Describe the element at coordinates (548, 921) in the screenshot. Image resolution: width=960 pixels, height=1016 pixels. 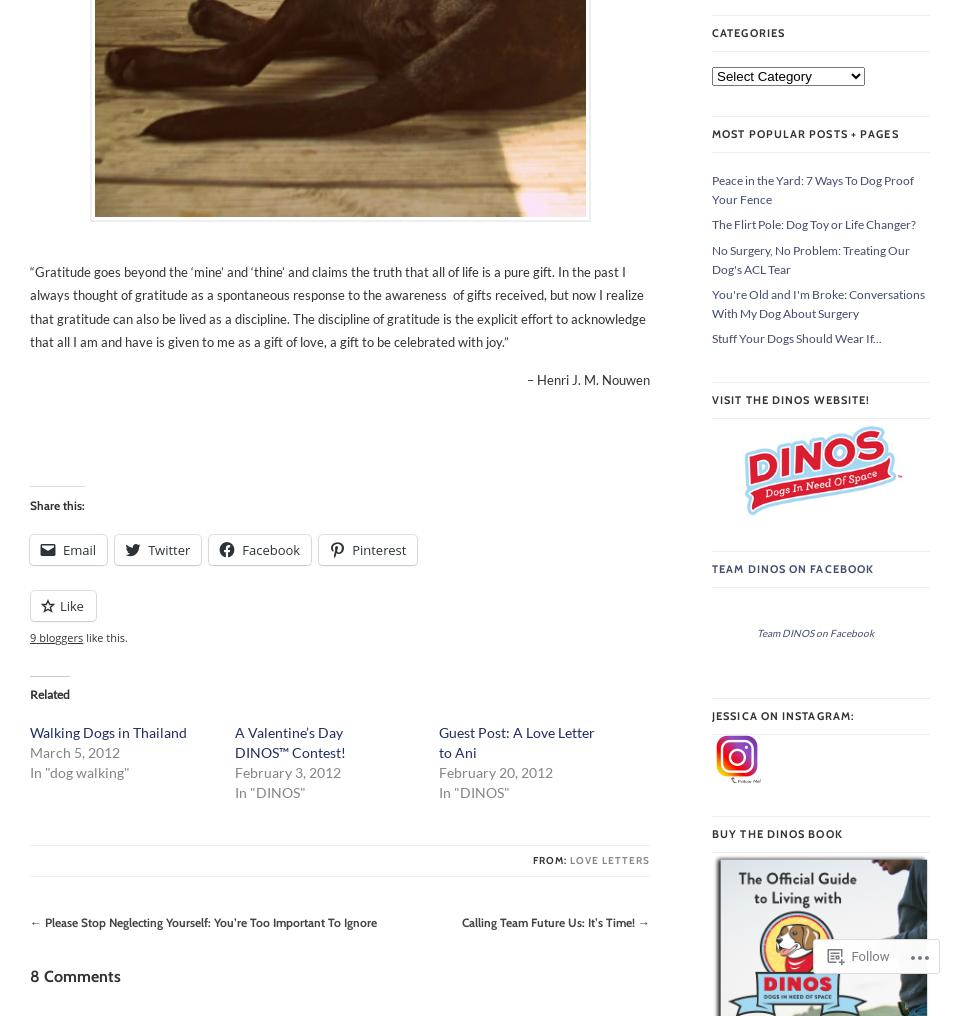
I see `'Calling Team Future Us: It’s Time!'` at that location.